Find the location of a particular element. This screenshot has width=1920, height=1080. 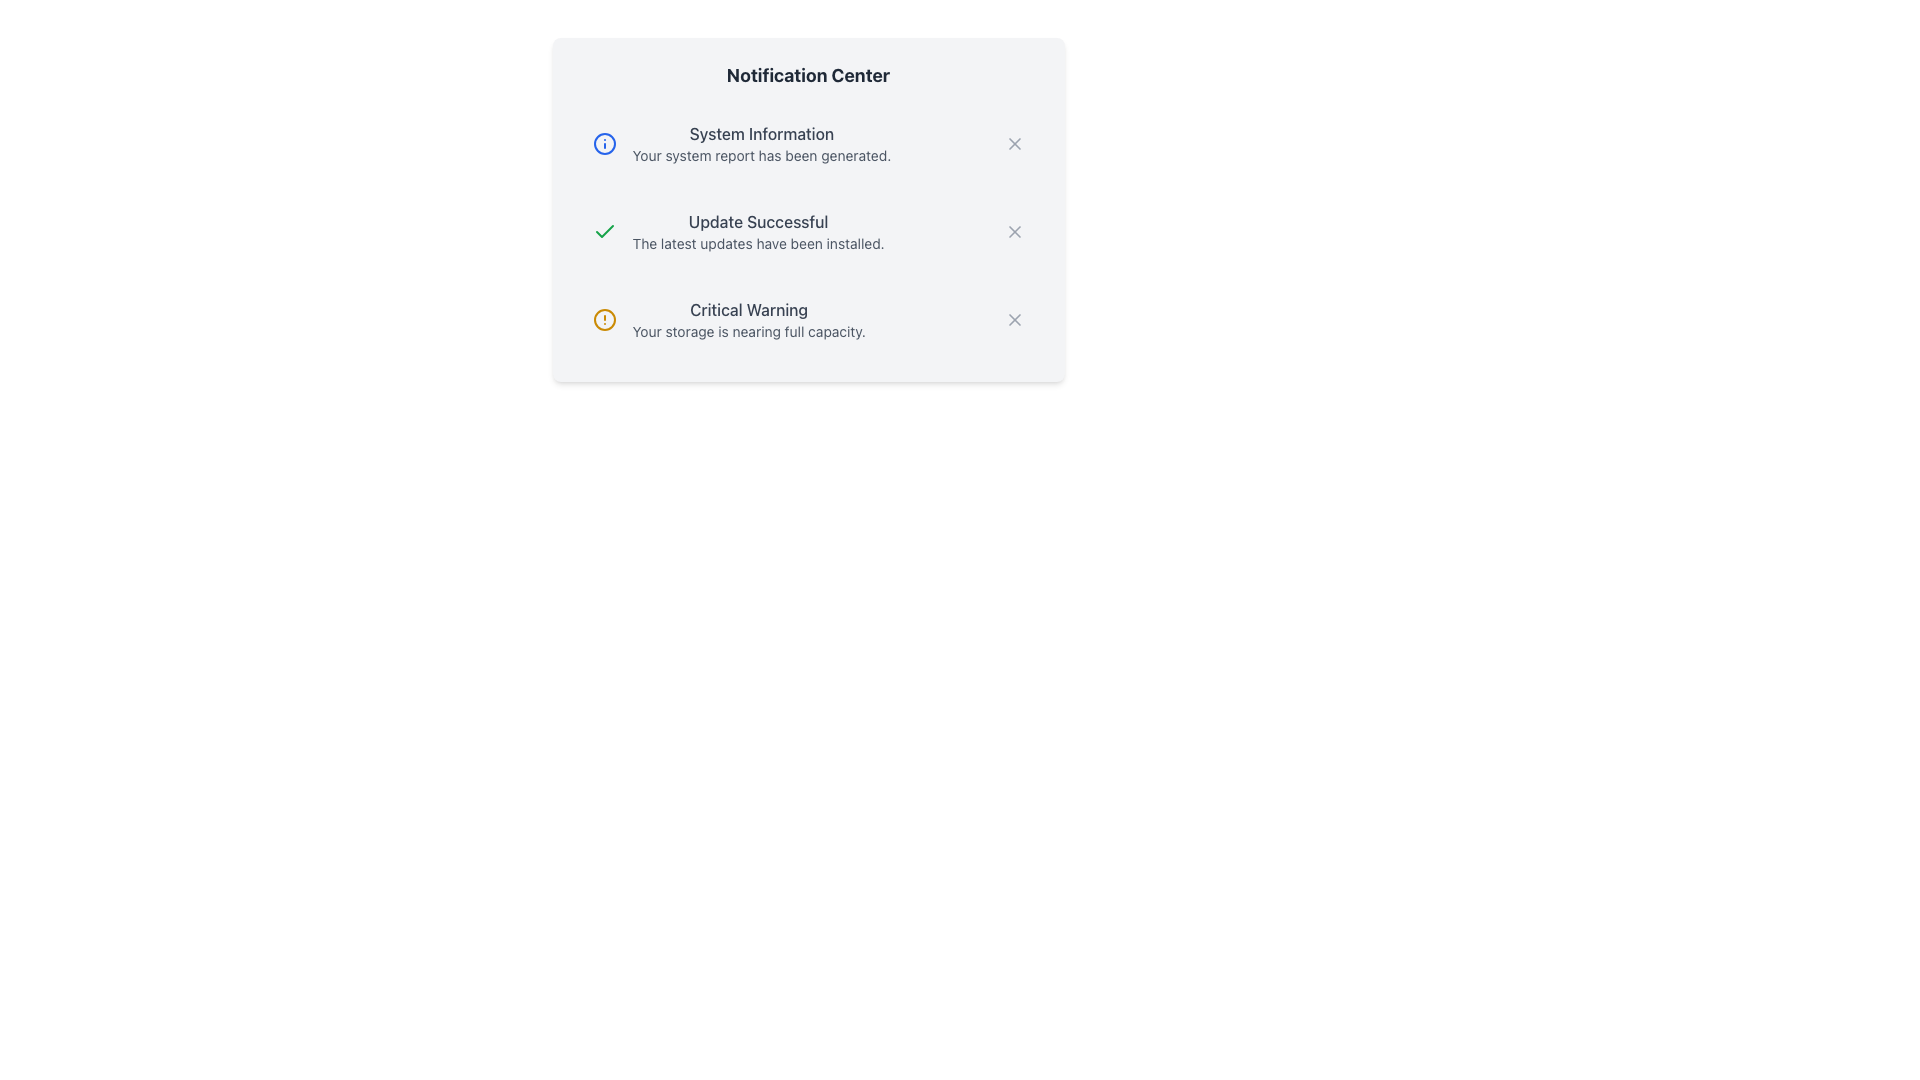

the static text label indicating that the update operation has been completed successfully, located at the center of the notification panel is located at coordinates (757, 222).